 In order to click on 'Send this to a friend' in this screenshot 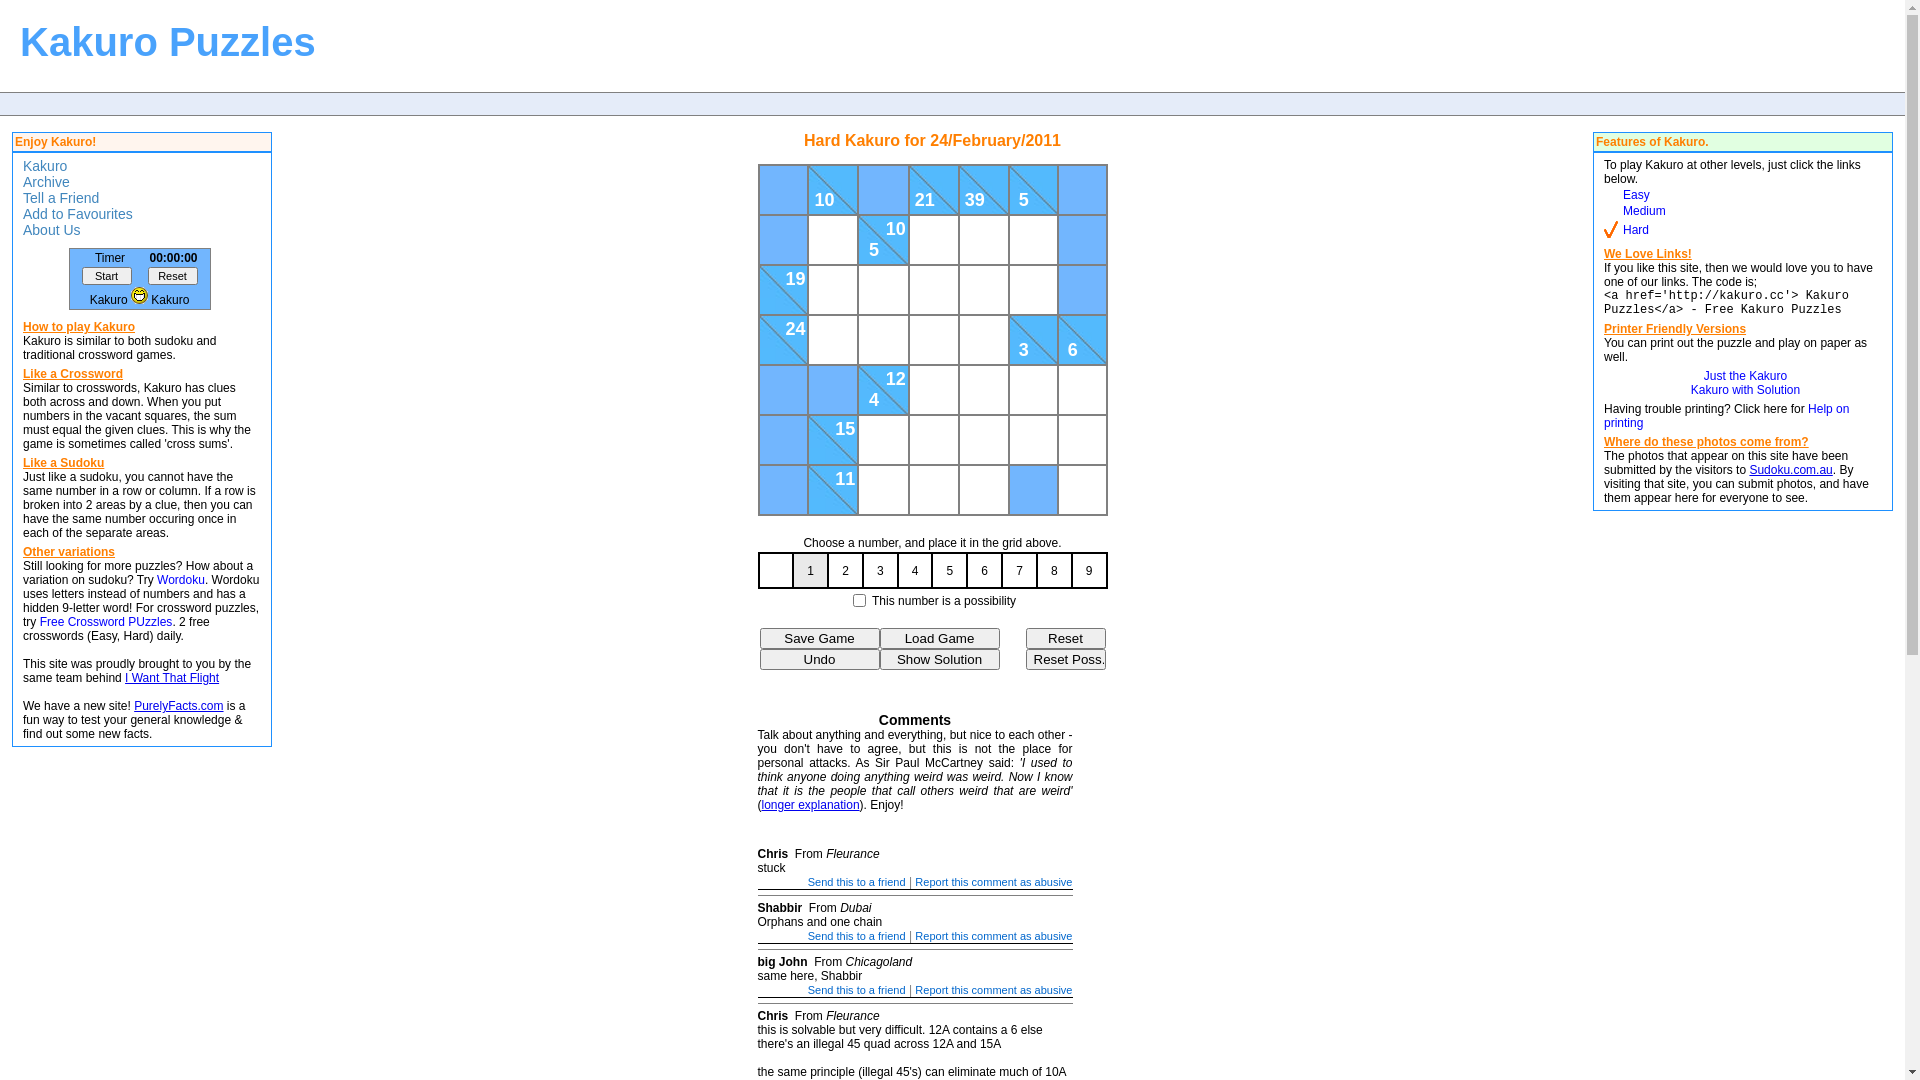, I will do `click(807, 936)`.